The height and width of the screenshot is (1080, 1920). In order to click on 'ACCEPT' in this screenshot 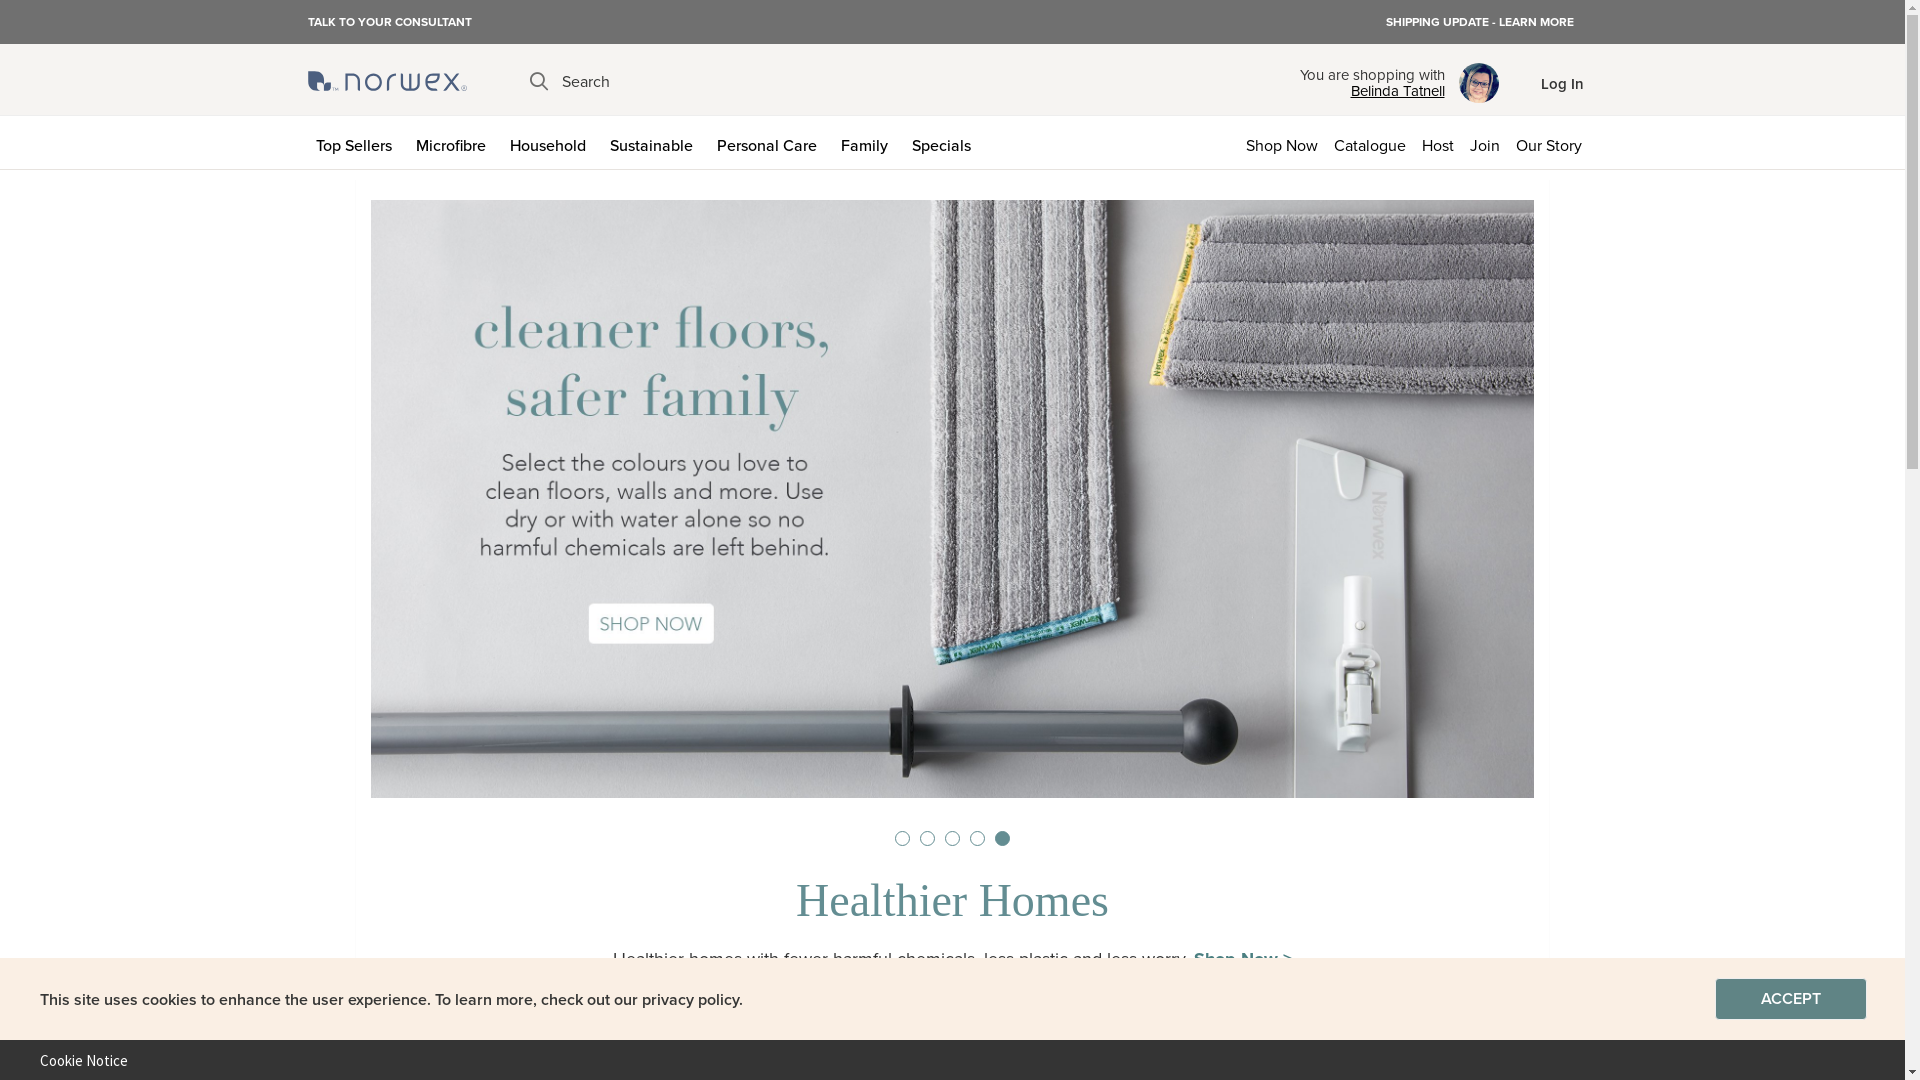, I will do `click(1713, 999)`.